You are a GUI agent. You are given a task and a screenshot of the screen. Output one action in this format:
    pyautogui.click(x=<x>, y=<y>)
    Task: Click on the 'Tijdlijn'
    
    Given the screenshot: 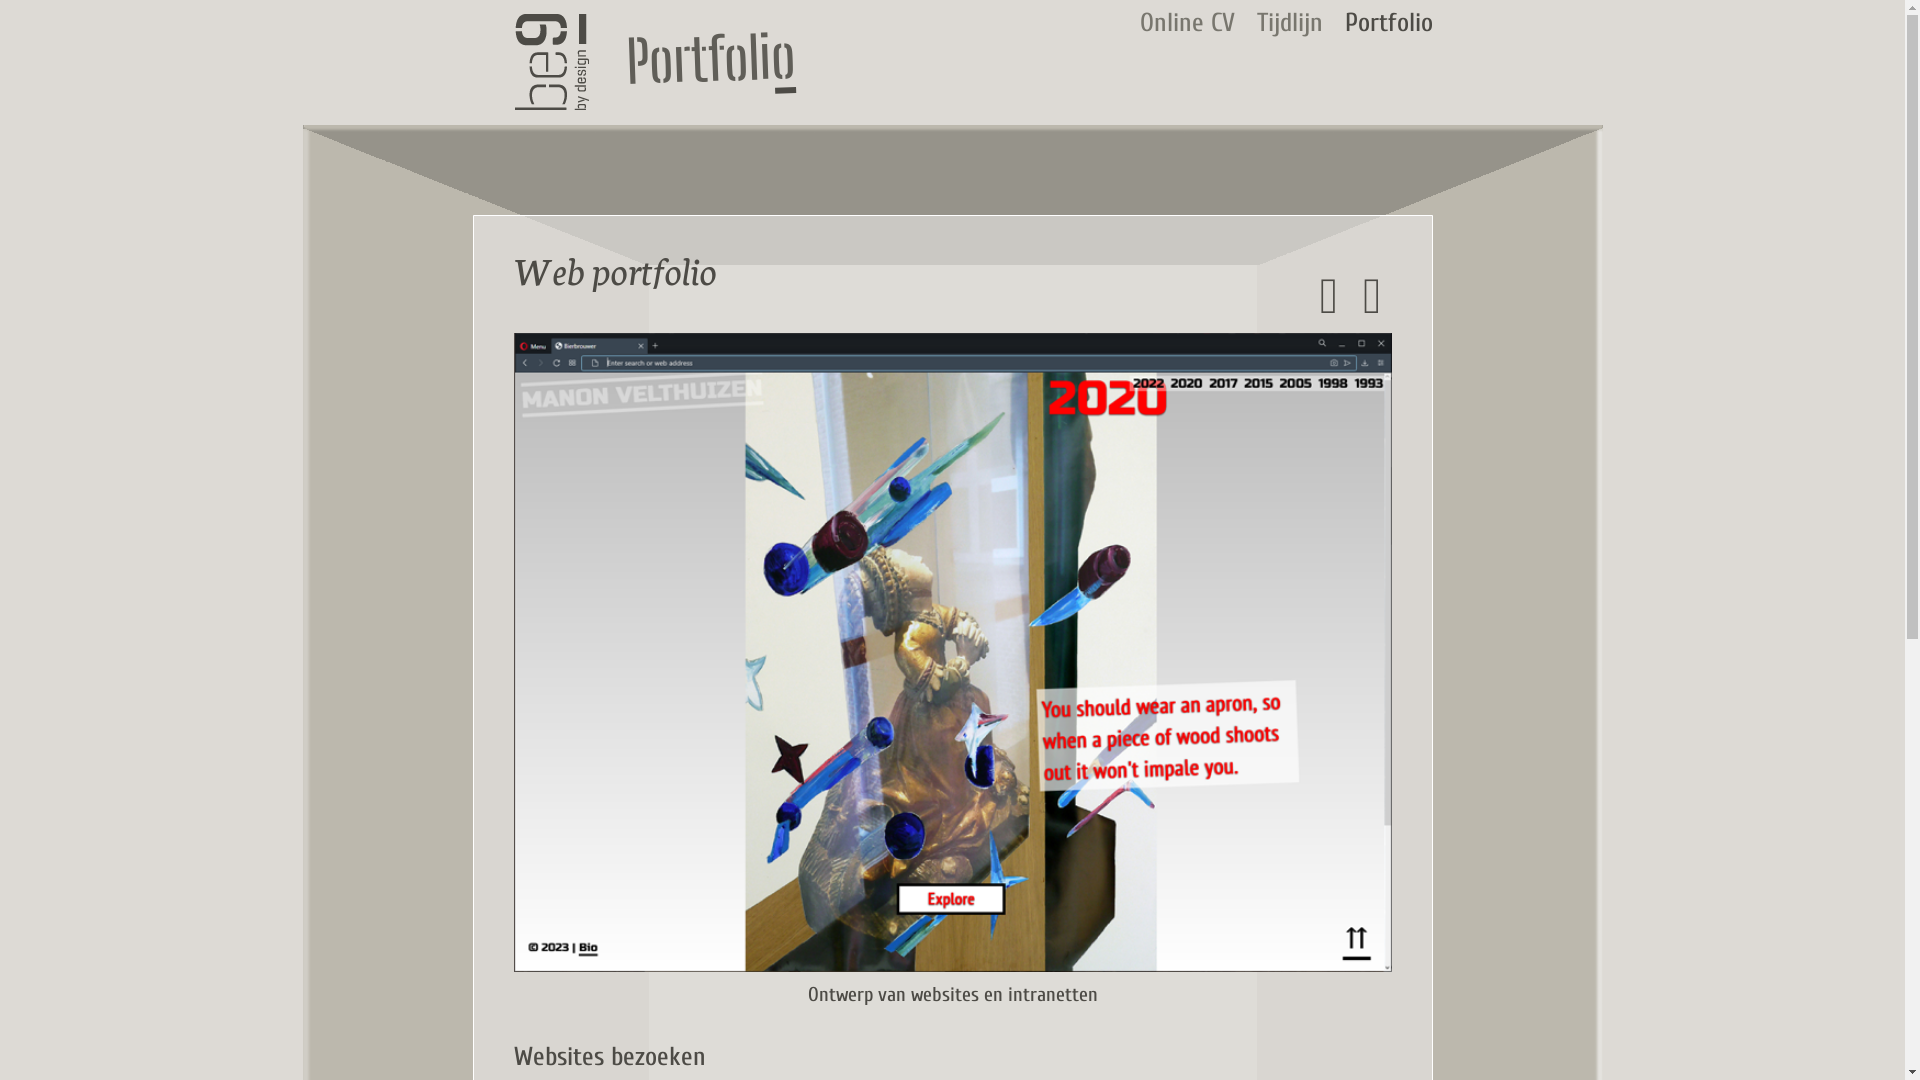 What is the action you would take?
    pyautogui.click(x=1255, y=23)
    